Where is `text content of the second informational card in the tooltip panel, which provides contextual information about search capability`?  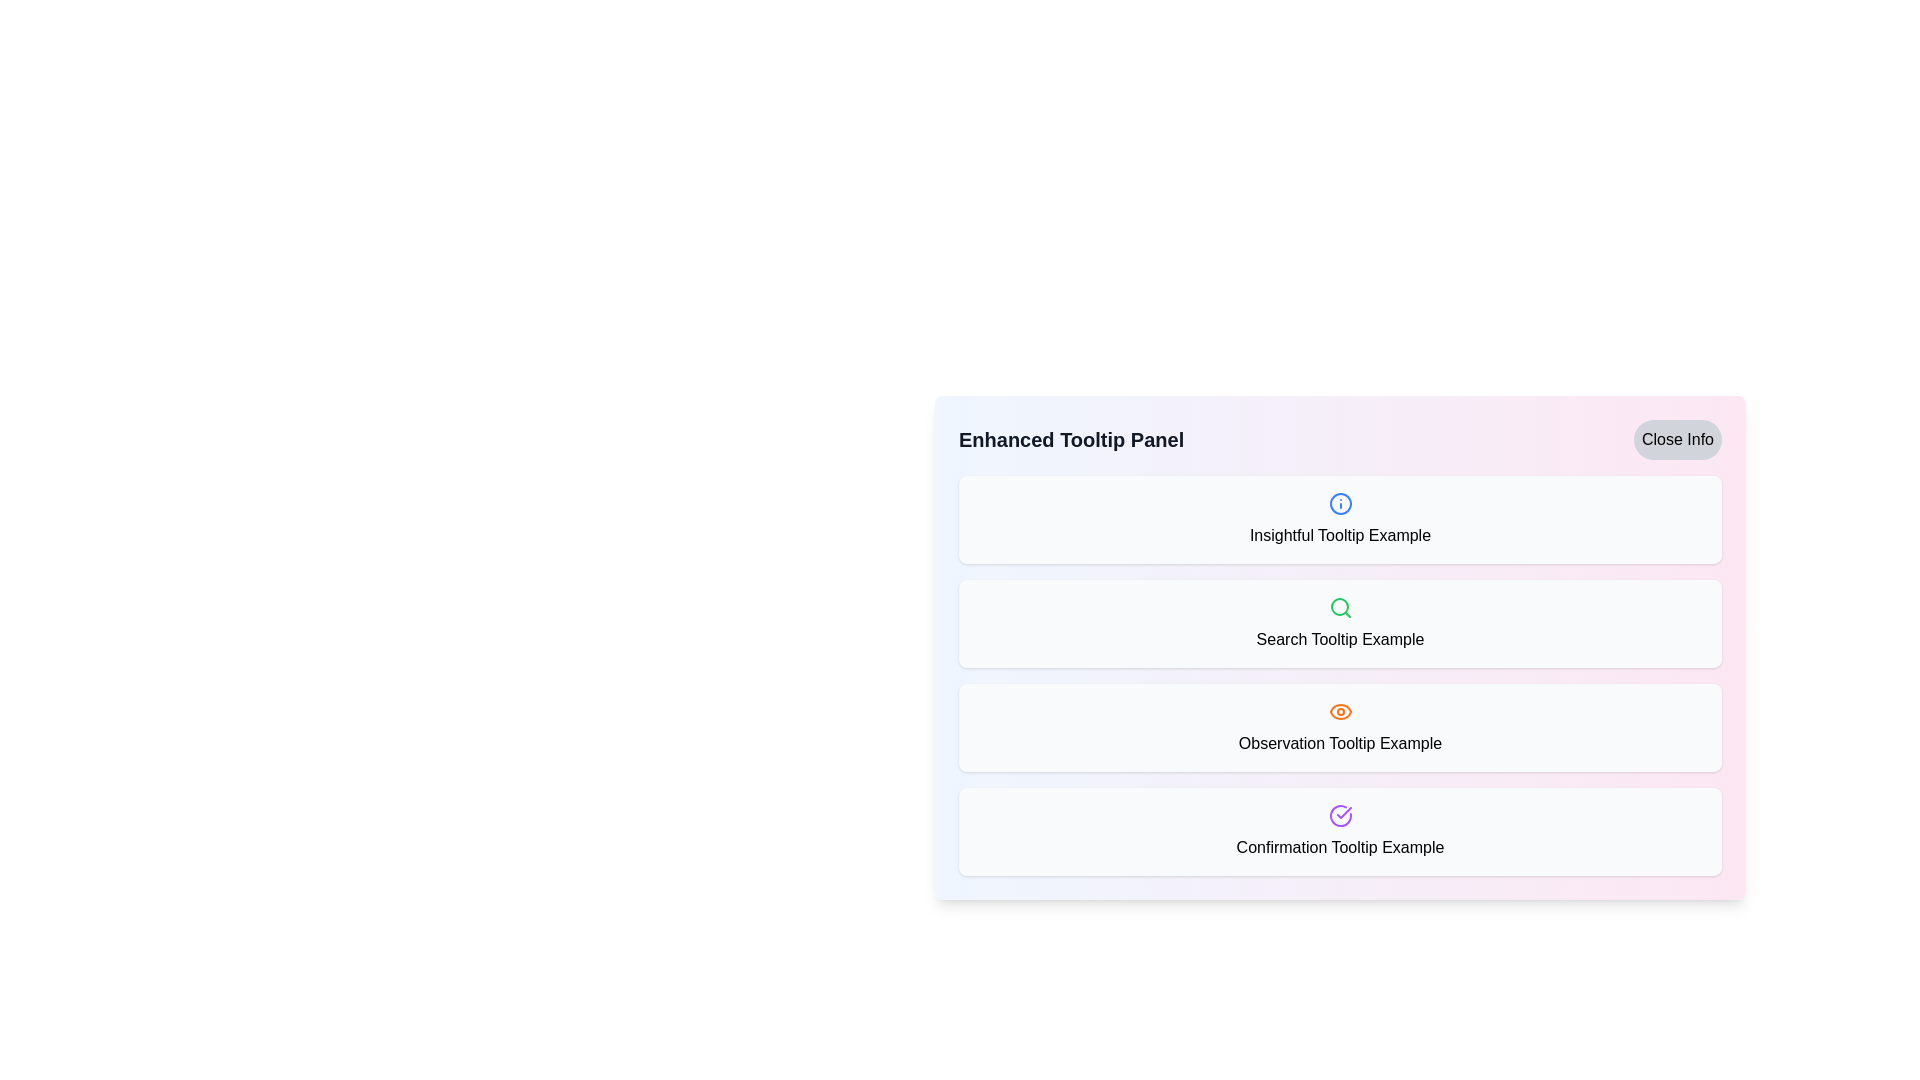
text content of the second informational card in the tooltip panel, which provides contextual information about search capability is located at coordinates (1340, 648).